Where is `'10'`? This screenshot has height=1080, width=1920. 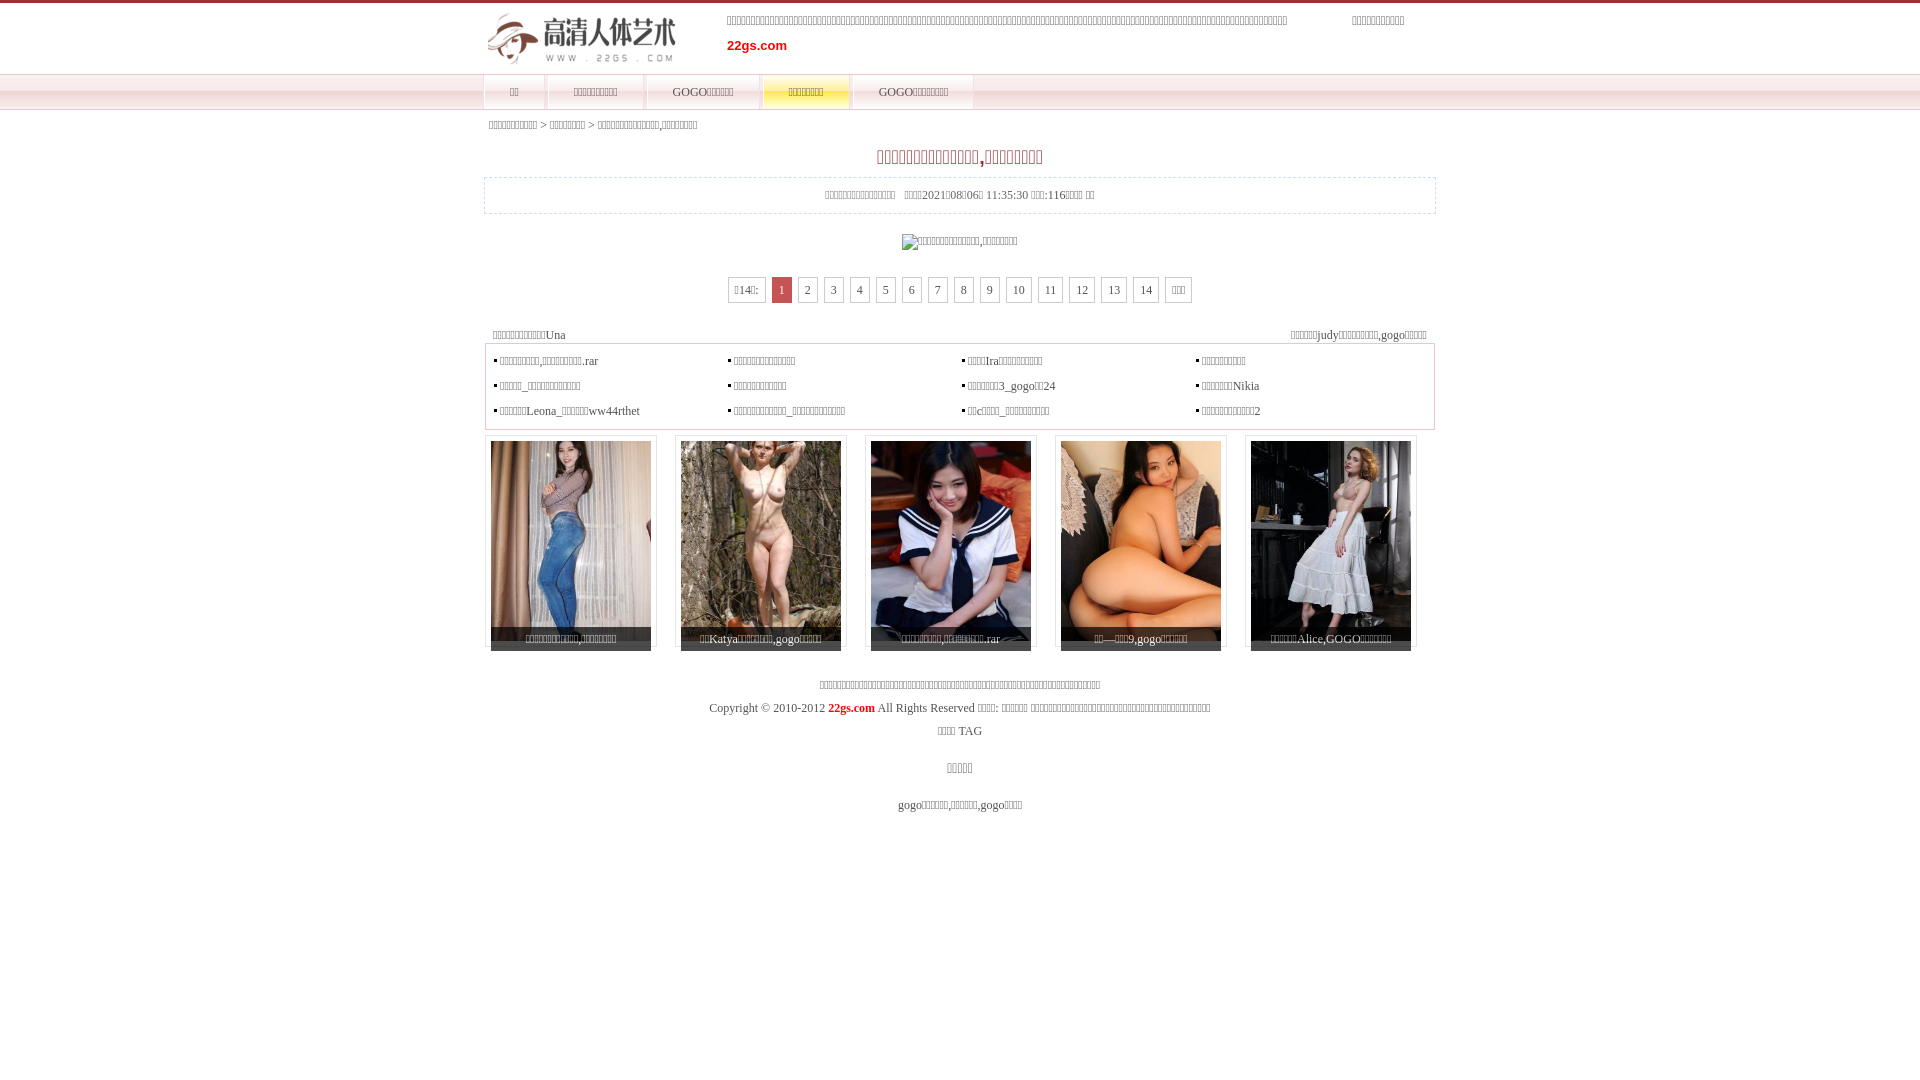 '10' is located at coordinates (1018, 289).